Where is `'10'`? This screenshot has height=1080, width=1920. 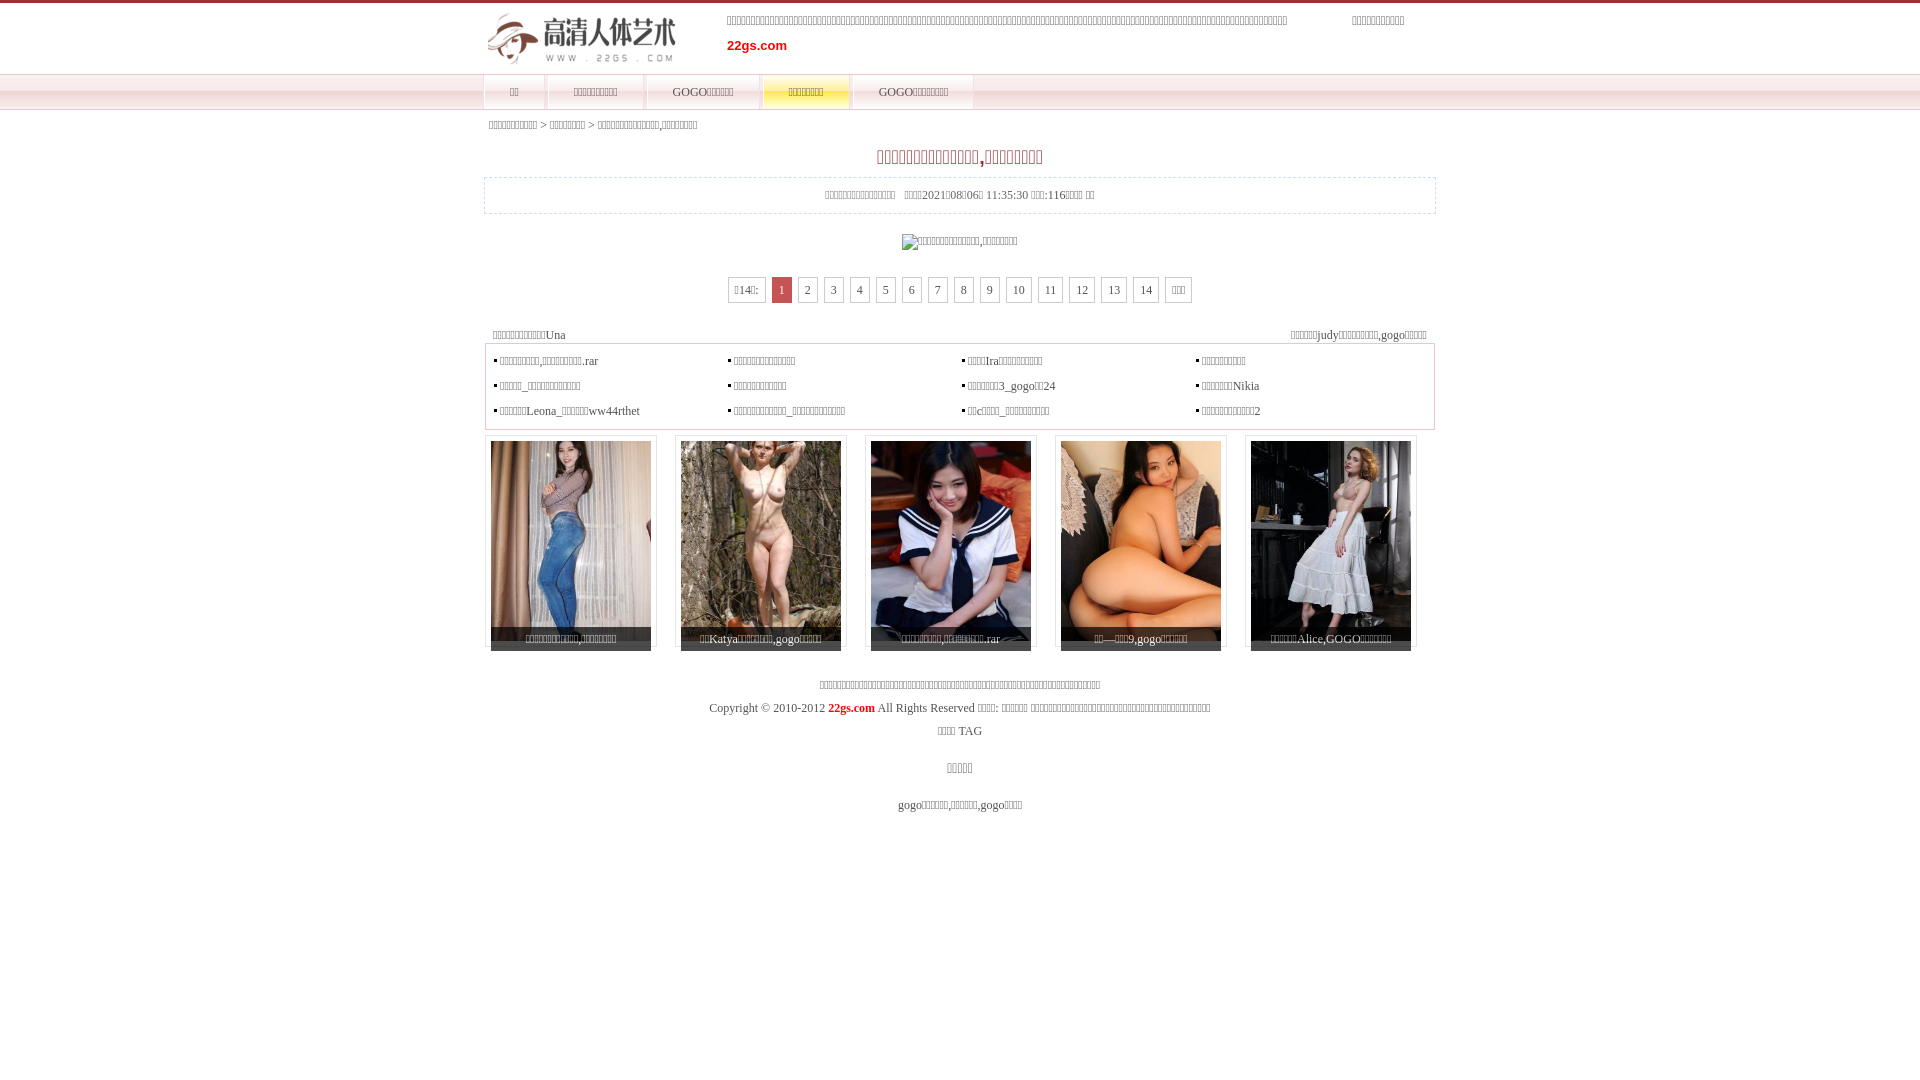 '10' is located at coordinates (1018, 289).